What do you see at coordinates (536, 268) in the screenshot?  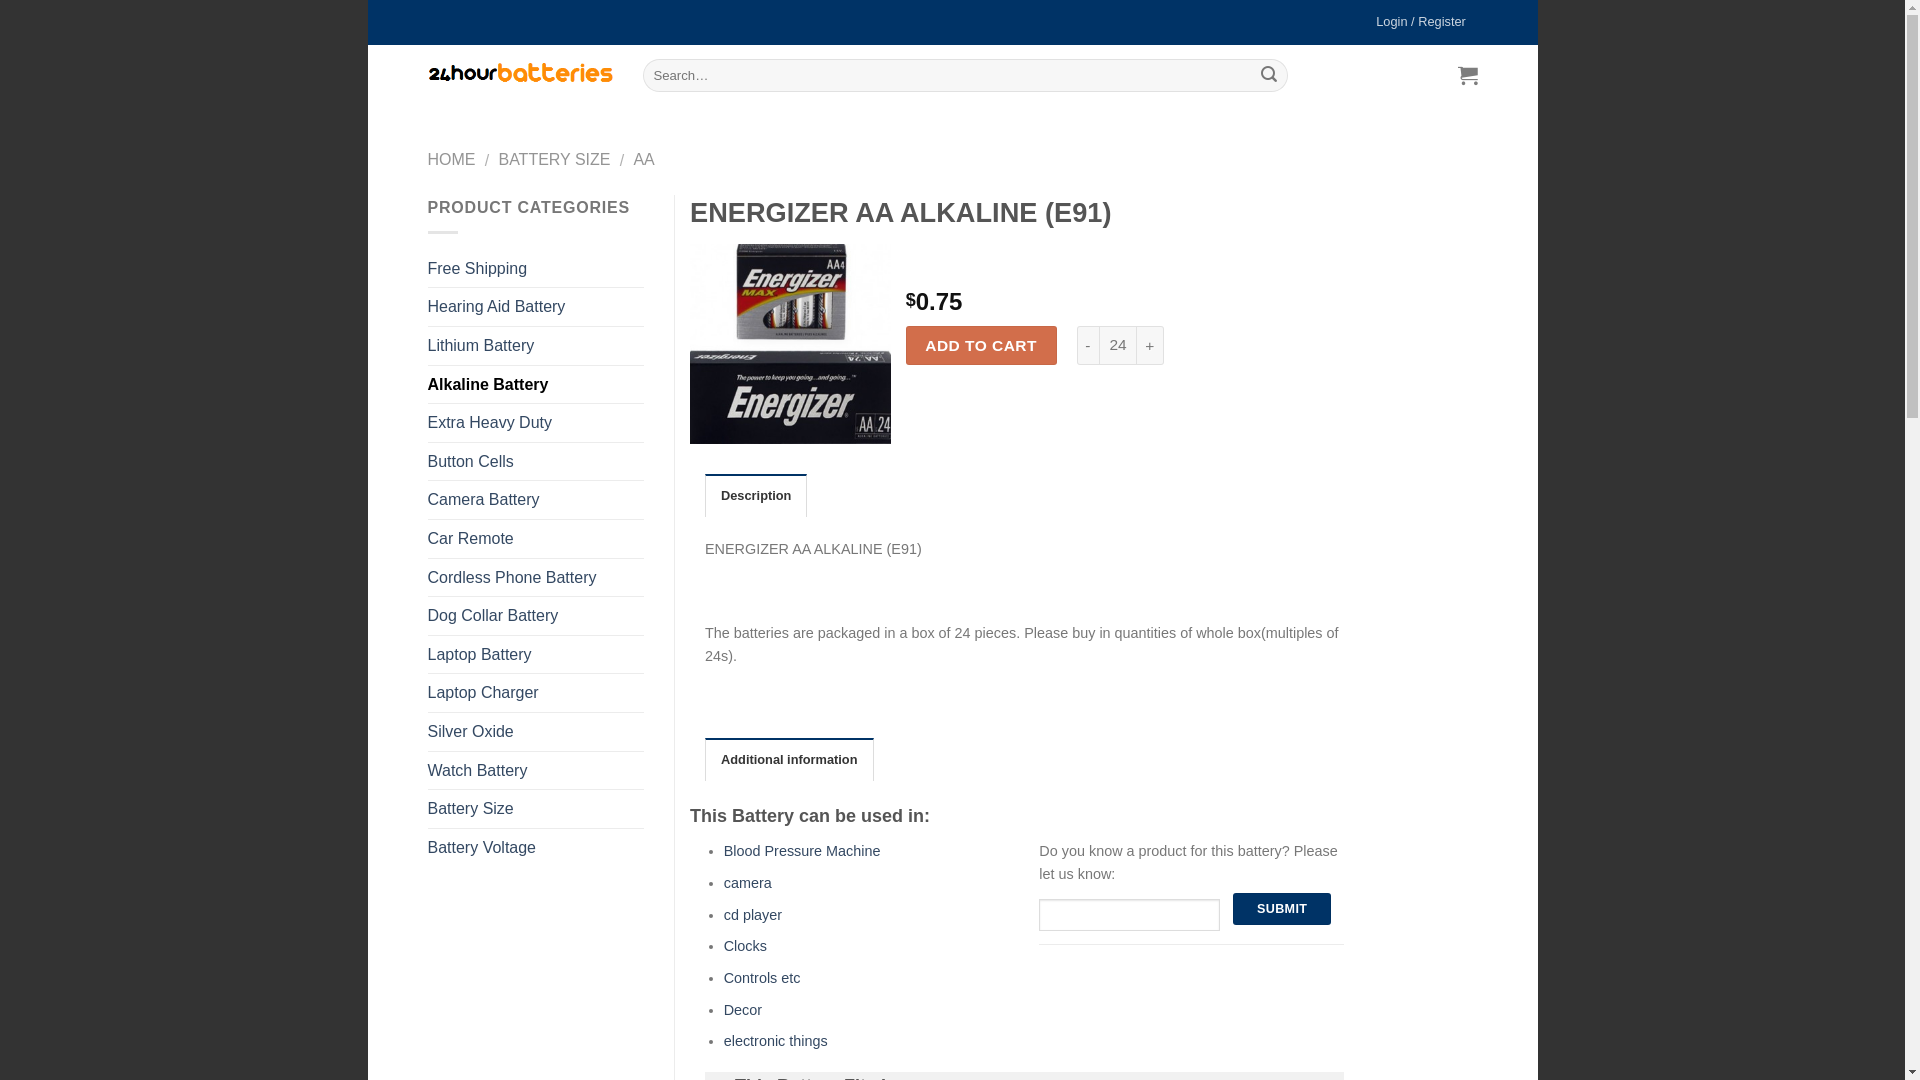 I see `'Free Shipping'` at bounding box center [536, 268].